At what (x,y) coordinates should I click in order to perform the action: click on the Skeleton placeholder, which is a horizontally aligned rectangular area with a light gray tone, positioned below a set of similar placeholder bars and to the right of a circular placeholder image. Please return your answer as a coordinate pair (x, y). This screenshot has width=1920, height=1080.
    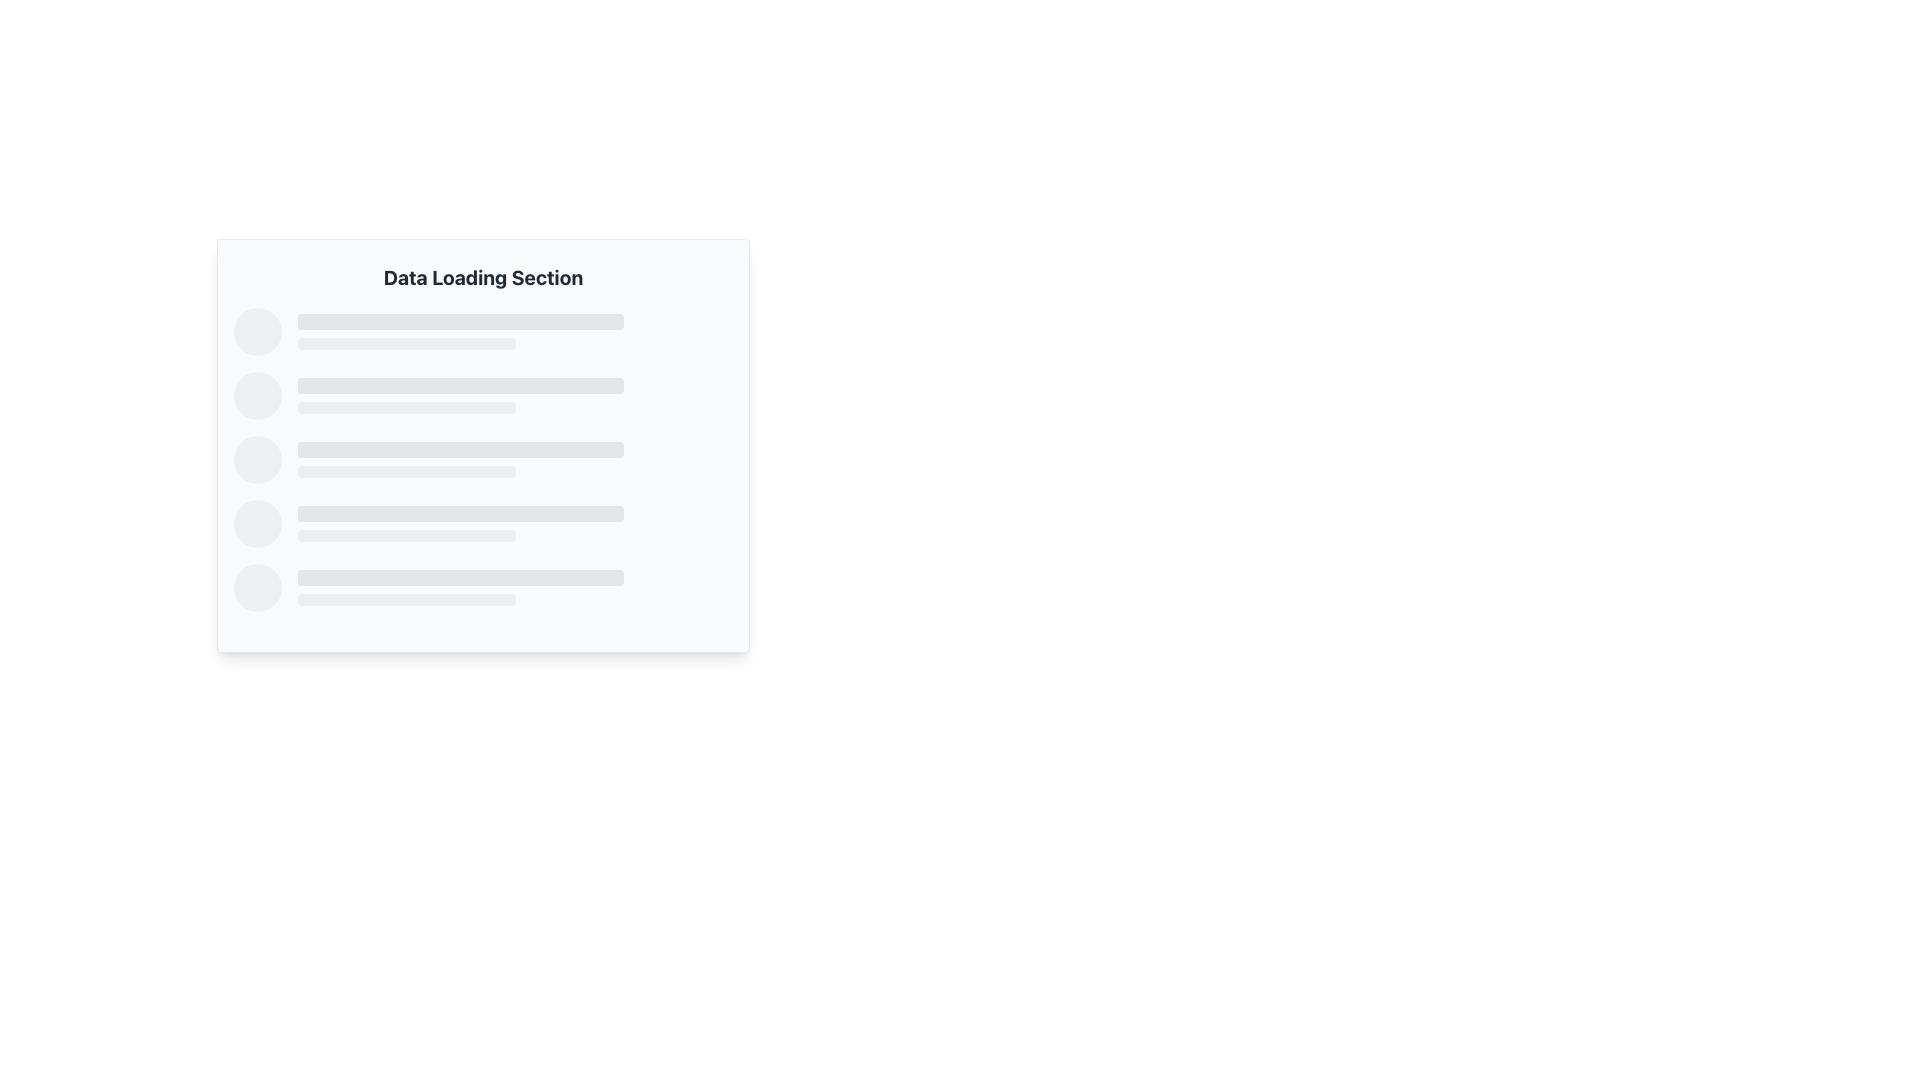
    Looking at the image, I should click on (515, 586).